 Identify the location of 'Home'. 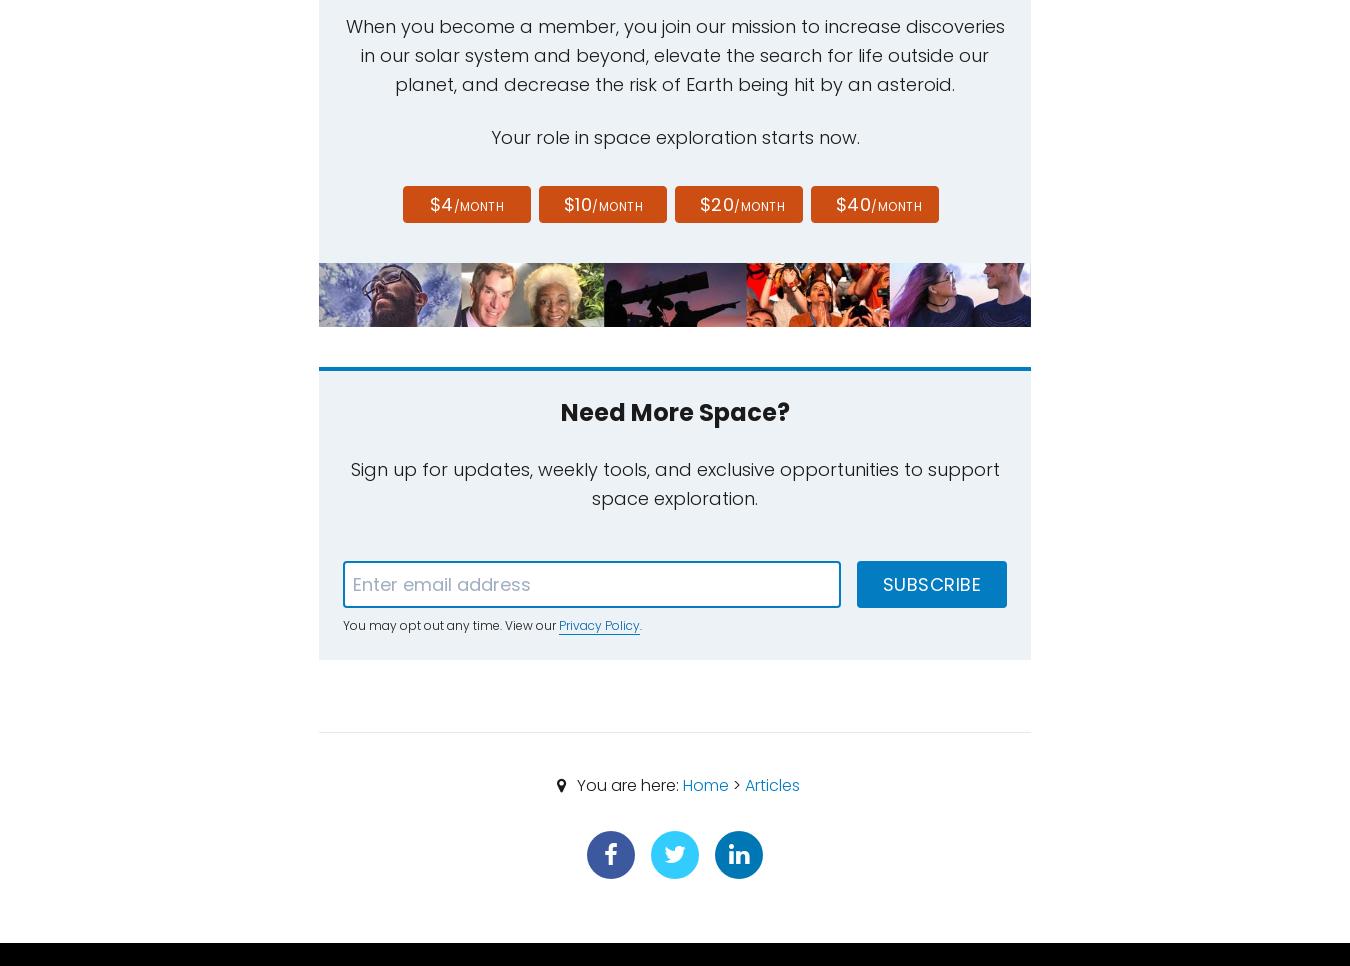
(703, 783).